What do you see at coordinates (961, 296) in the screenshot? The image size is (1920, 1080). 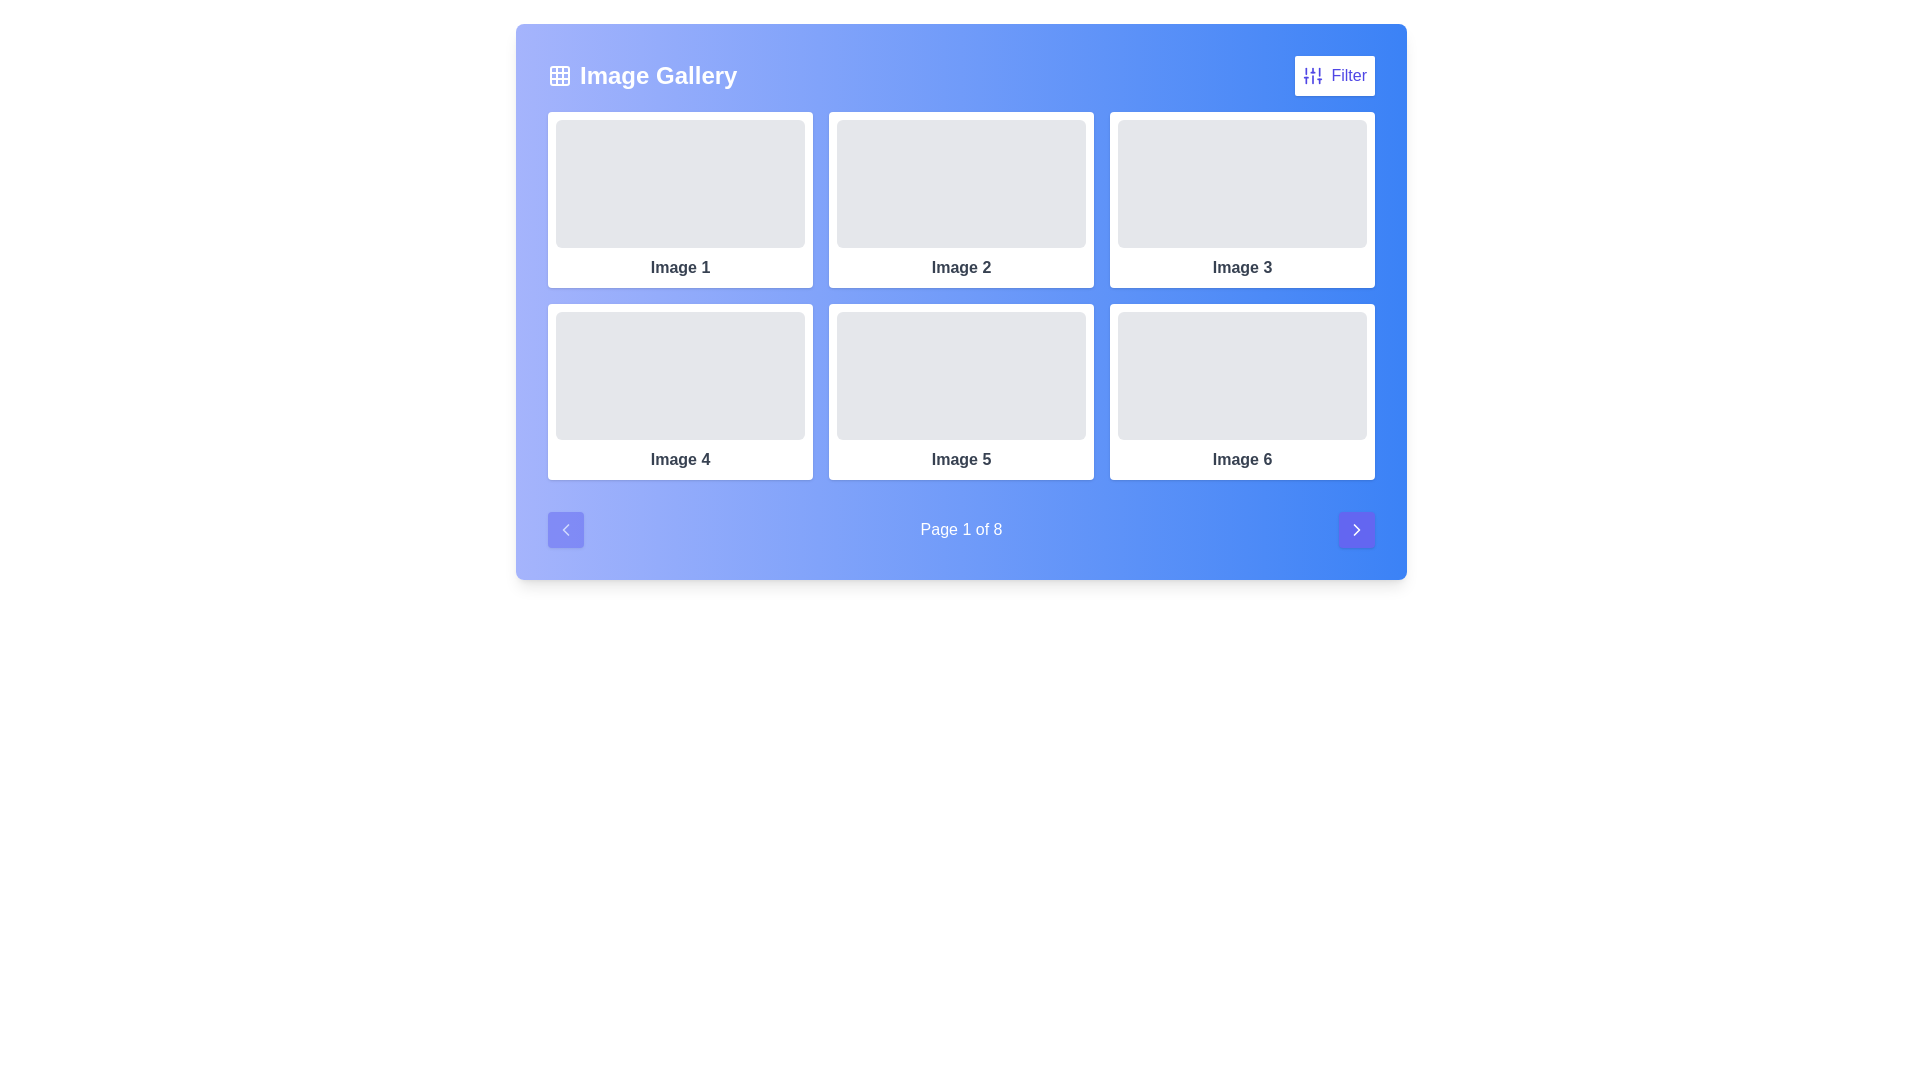 I see `an image within the grid layout located below the 'Image Gallery' title` at bounding box center [961, 296].